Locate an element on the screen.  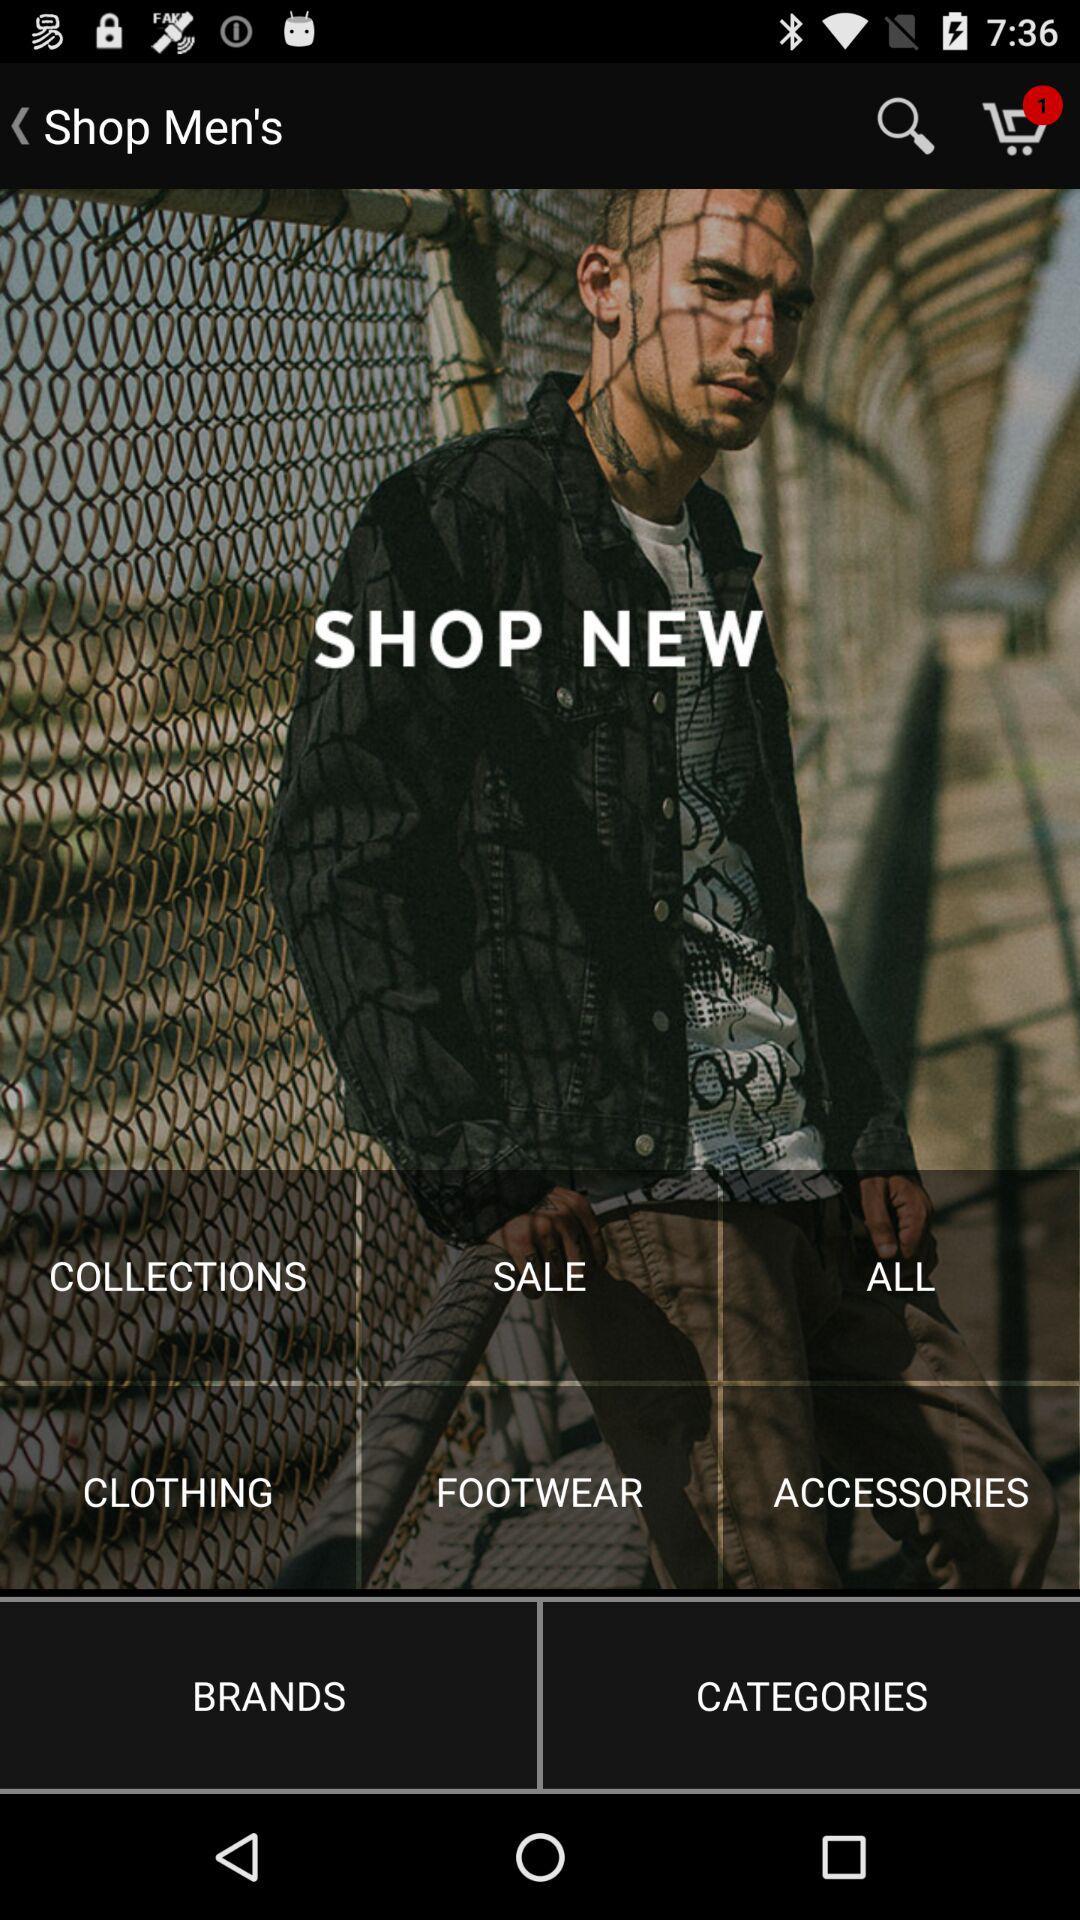
the categories button is located at coordinates (811, 1694).